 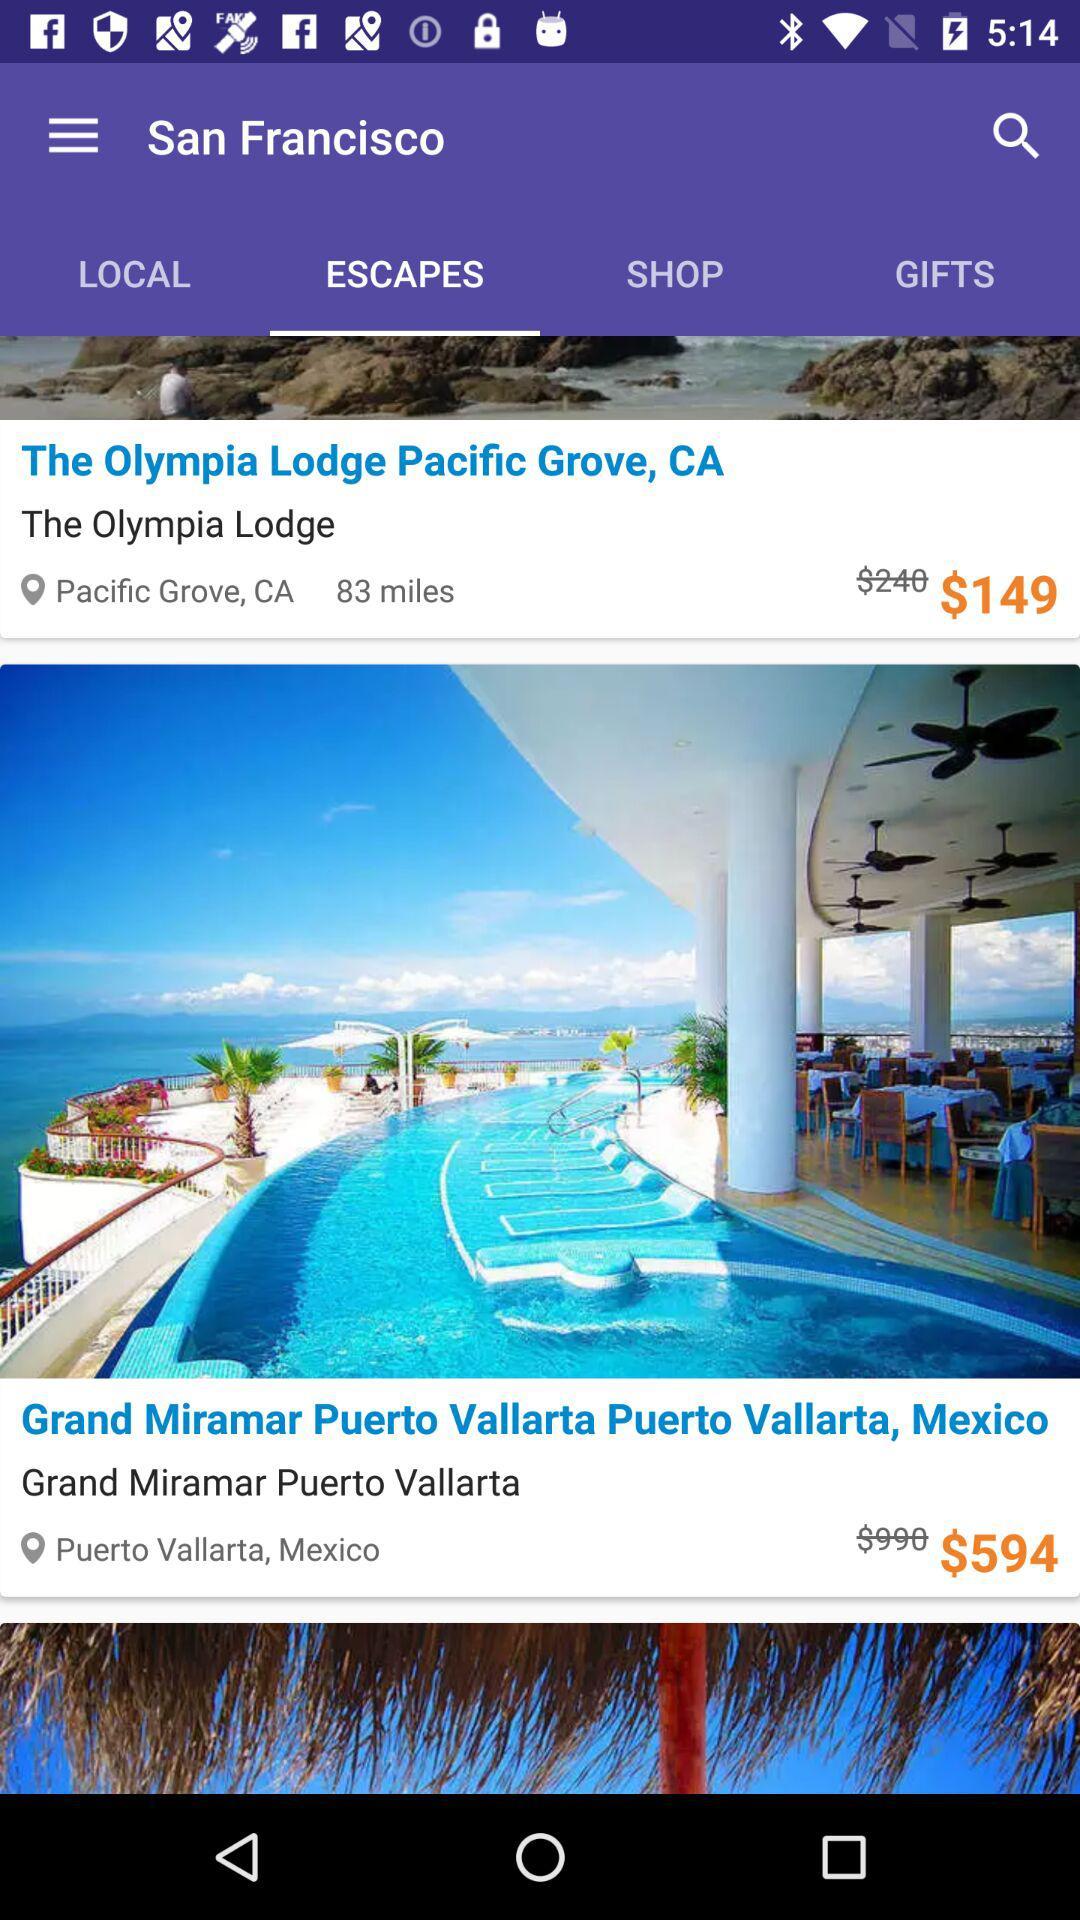 What do you see at coordinates (72, 135) in the screenshot?
I see `item next to san francisco icon` at bounding box center [72, 135].